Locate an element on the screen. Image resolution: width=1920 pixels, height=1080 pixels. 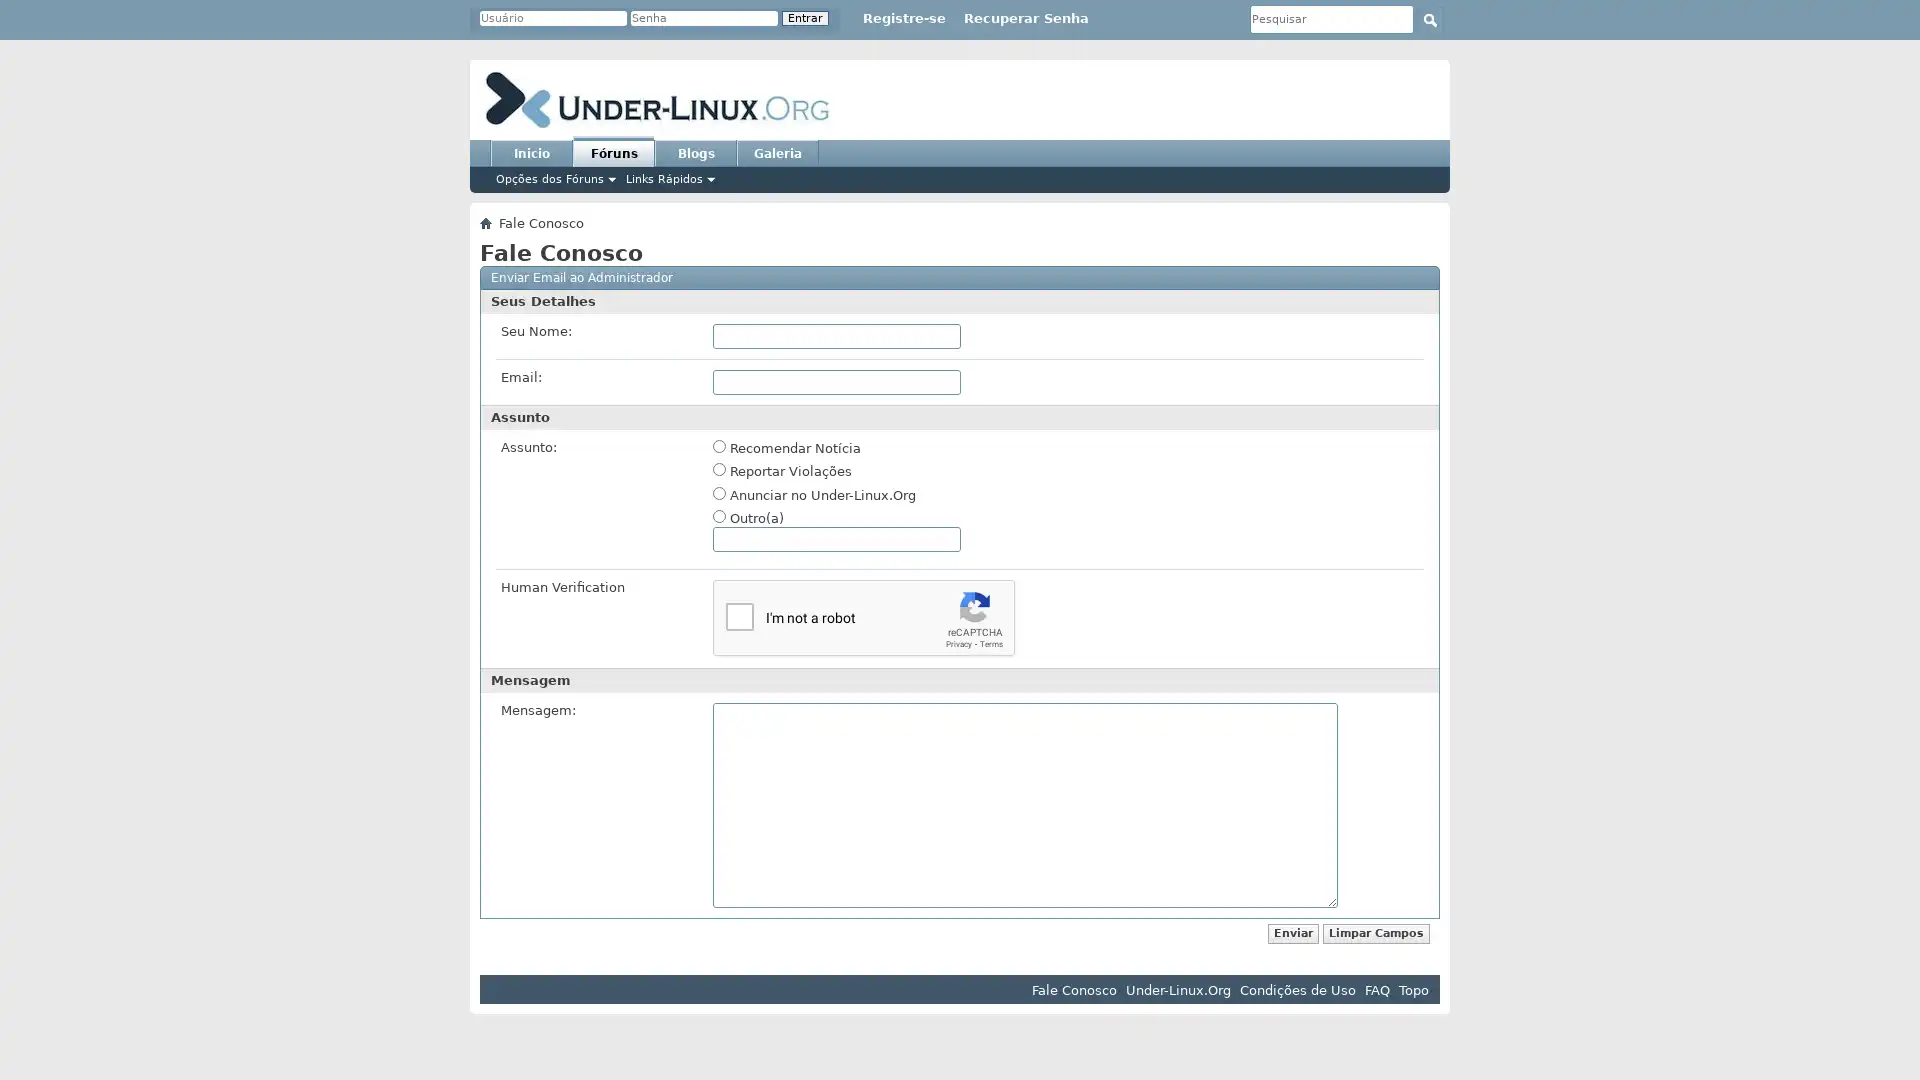
Enviar is located at coordinates (1293, 933).